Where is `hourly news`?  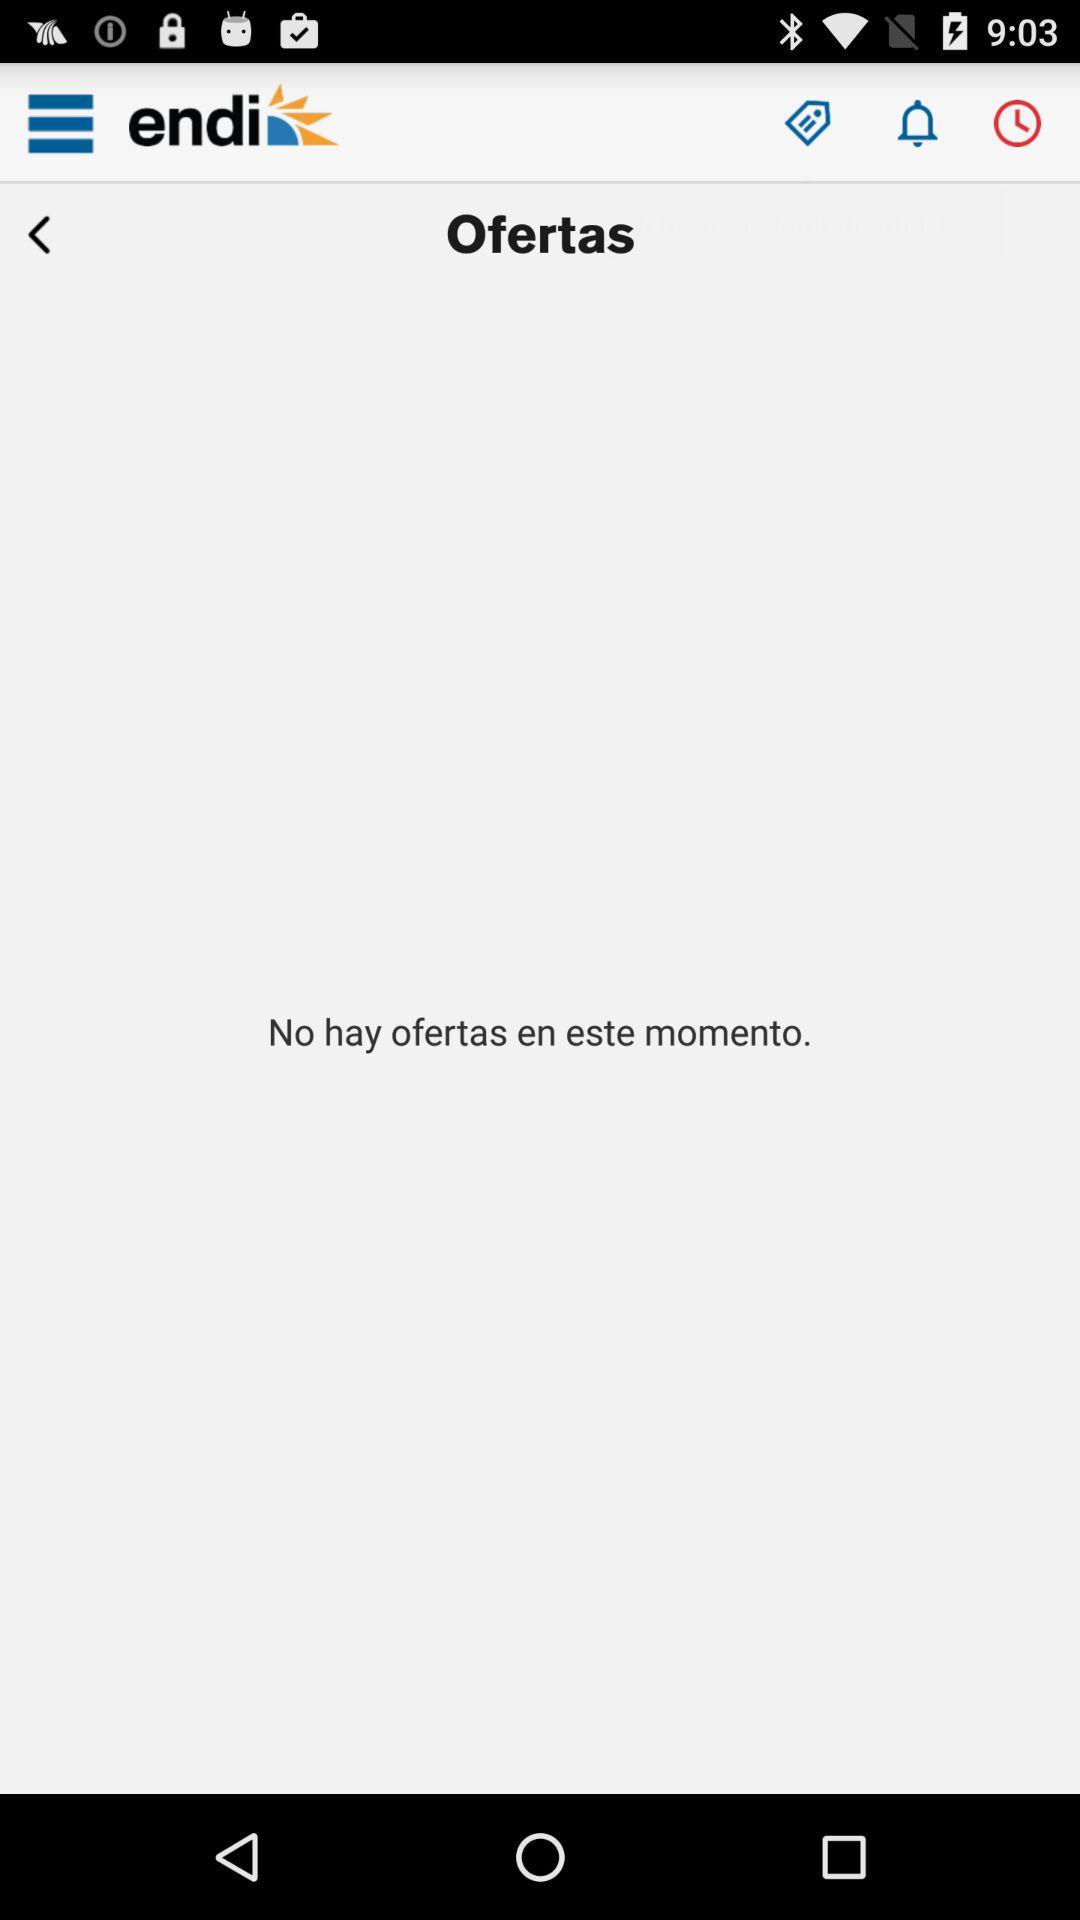 hourly news is located at coordinates (1017, 122).